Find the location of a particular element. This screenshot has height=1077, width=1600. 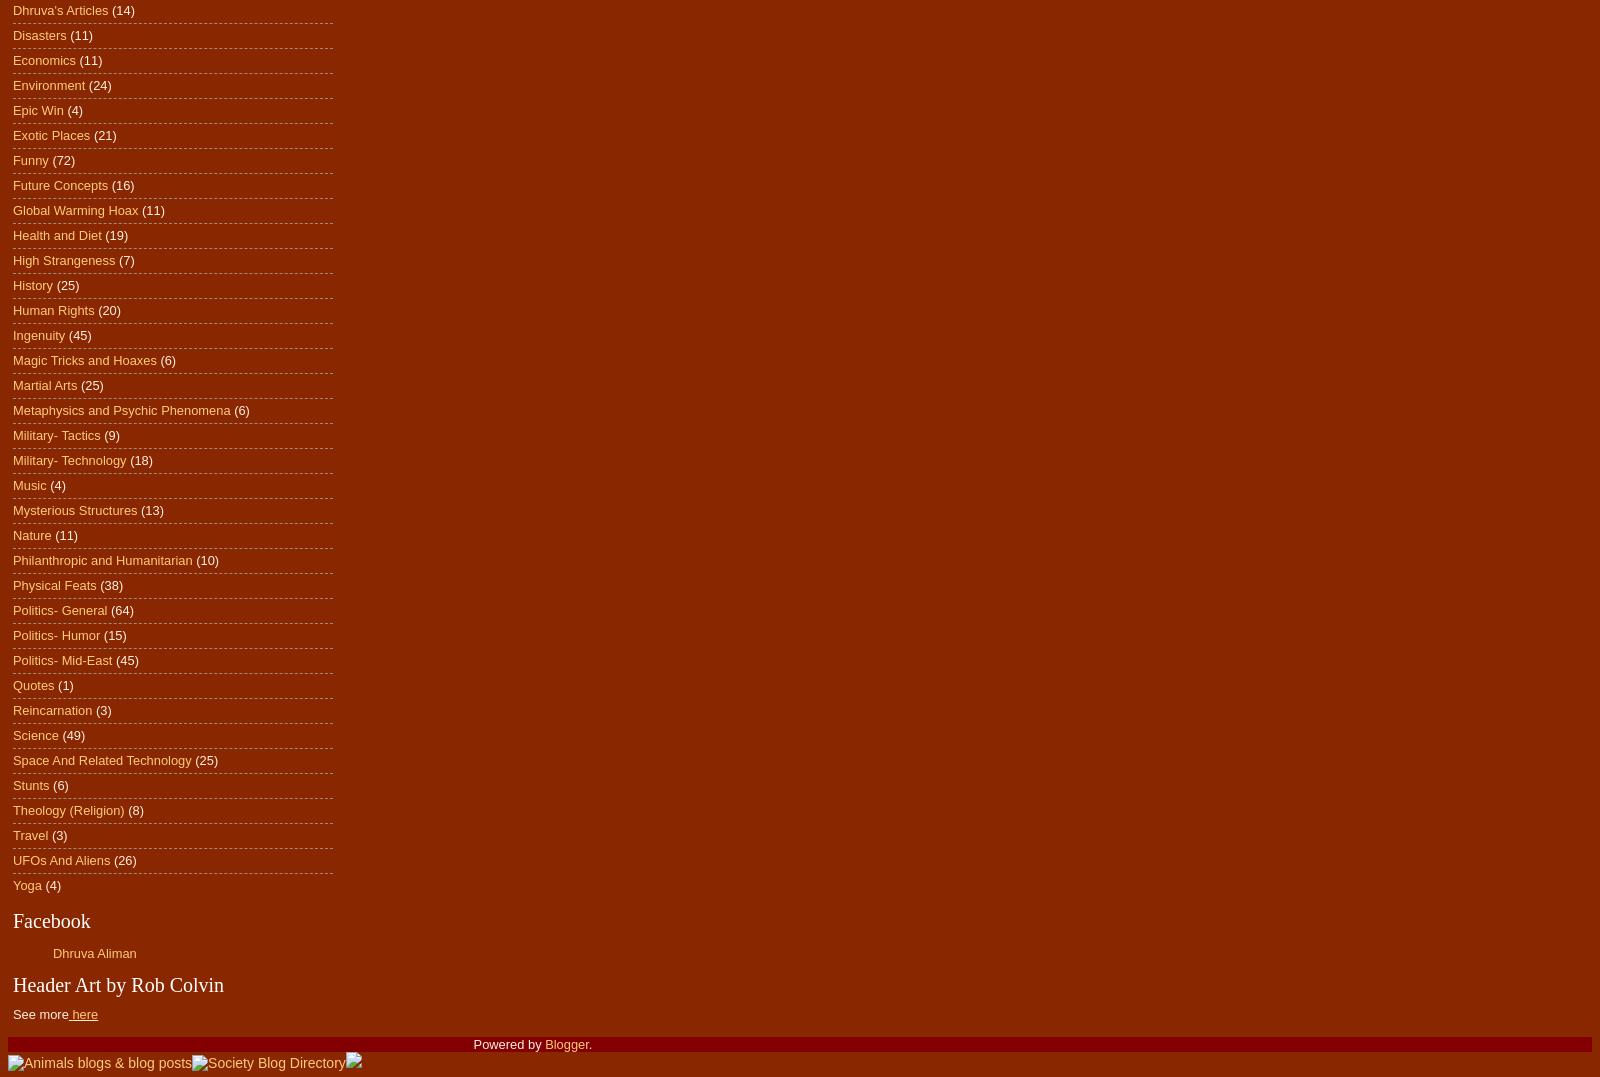

'(7)' is located at coordinates (125, 259).